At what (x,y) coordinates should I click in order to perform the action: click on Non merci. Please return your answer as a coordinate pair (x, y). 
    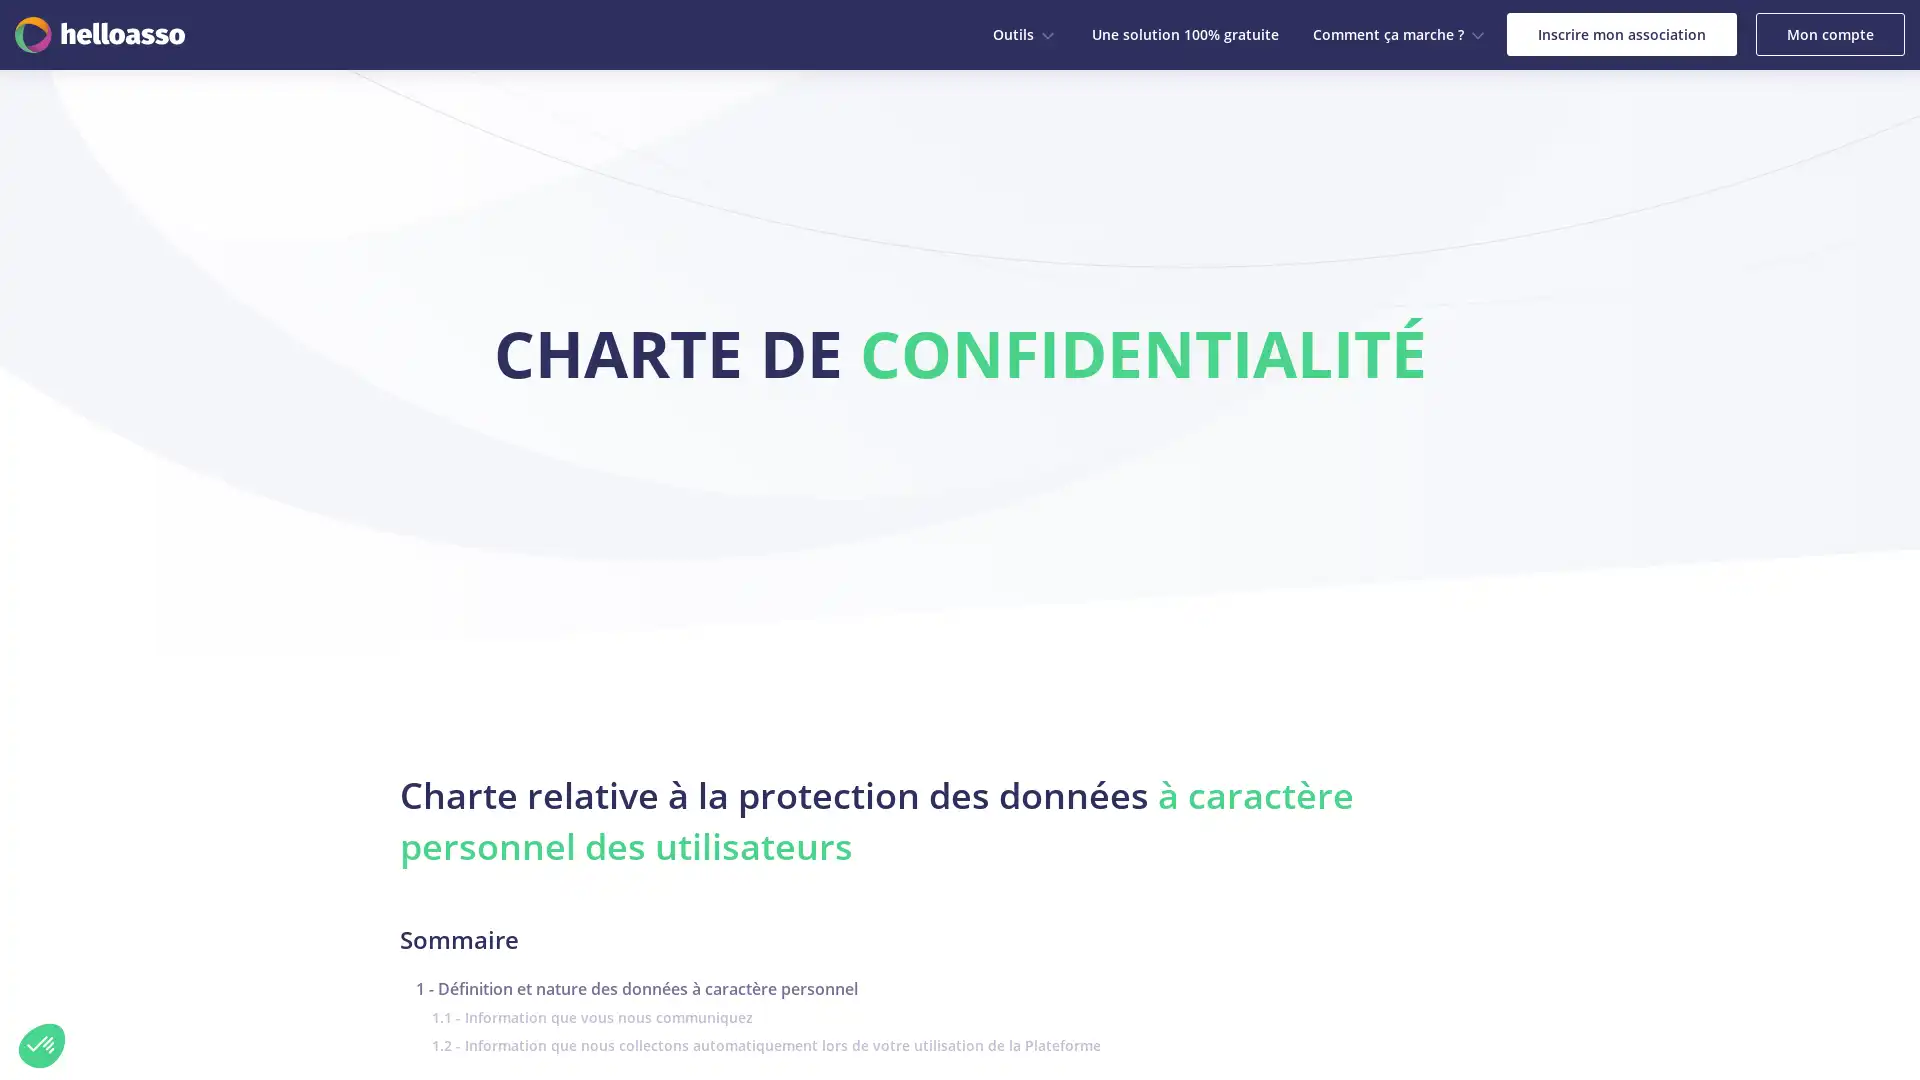
    Looking at the image, I should click on (89, 978).